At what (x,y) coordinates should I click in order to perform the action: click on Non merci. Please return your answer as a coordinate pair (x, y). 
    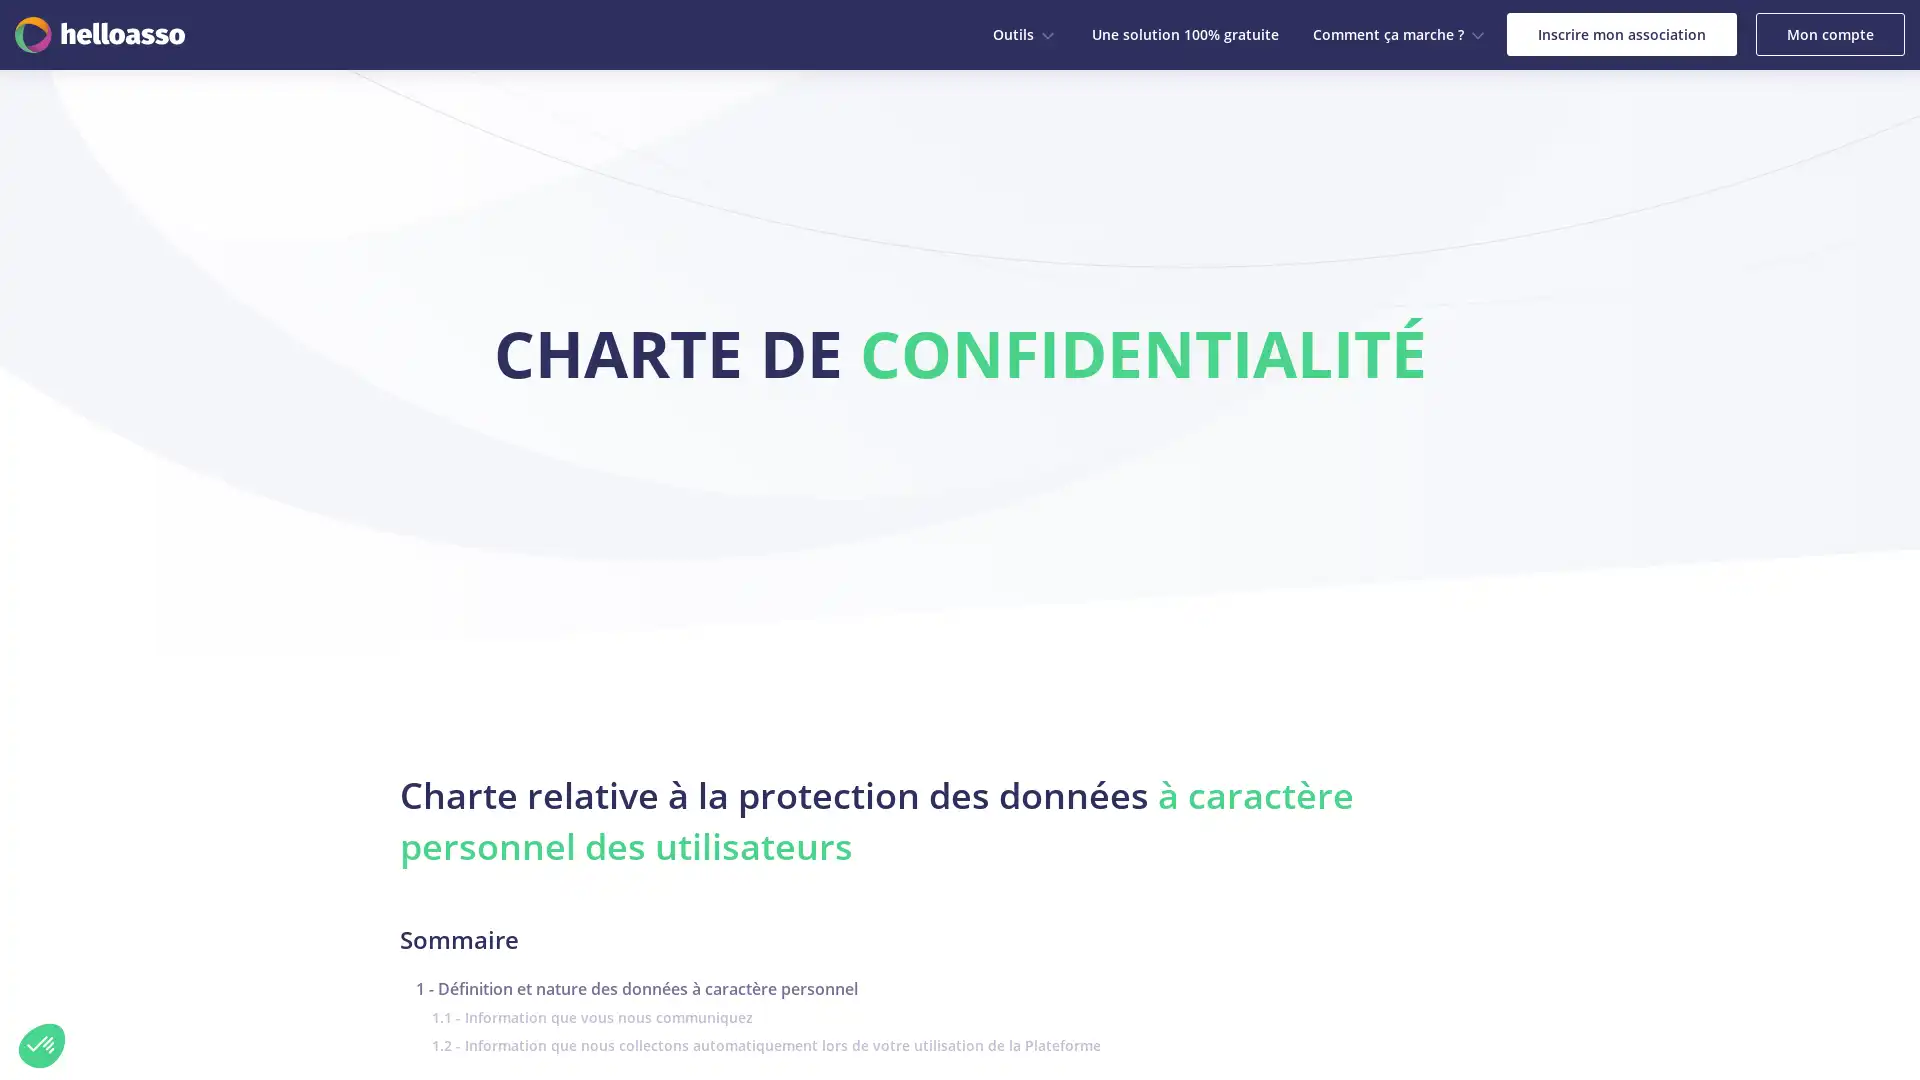
    Looking at the image, I should click on (89, 978).